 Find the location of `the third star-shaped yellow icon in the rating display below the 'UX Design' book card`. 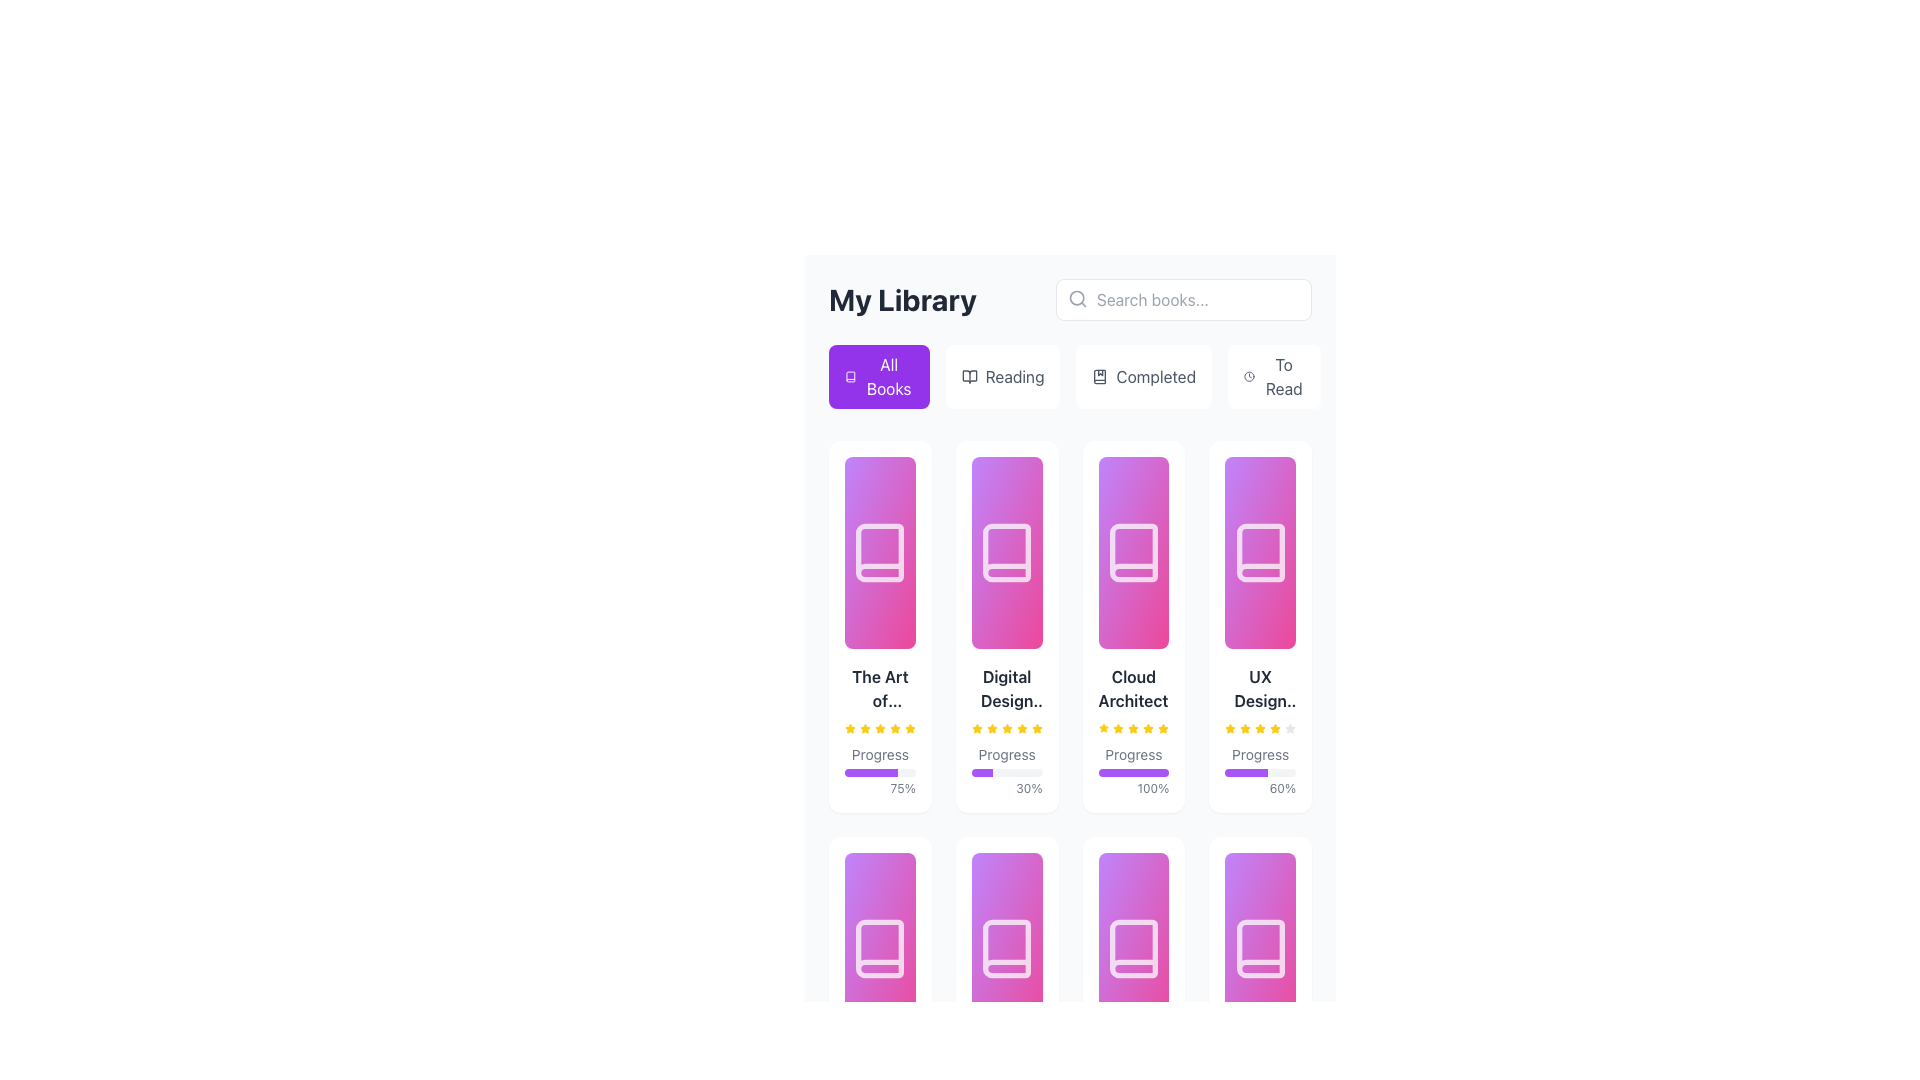

the third star-shaped yellow icon in the rating display below the 'UX Design' book card is located at coordinates (1259, 728).